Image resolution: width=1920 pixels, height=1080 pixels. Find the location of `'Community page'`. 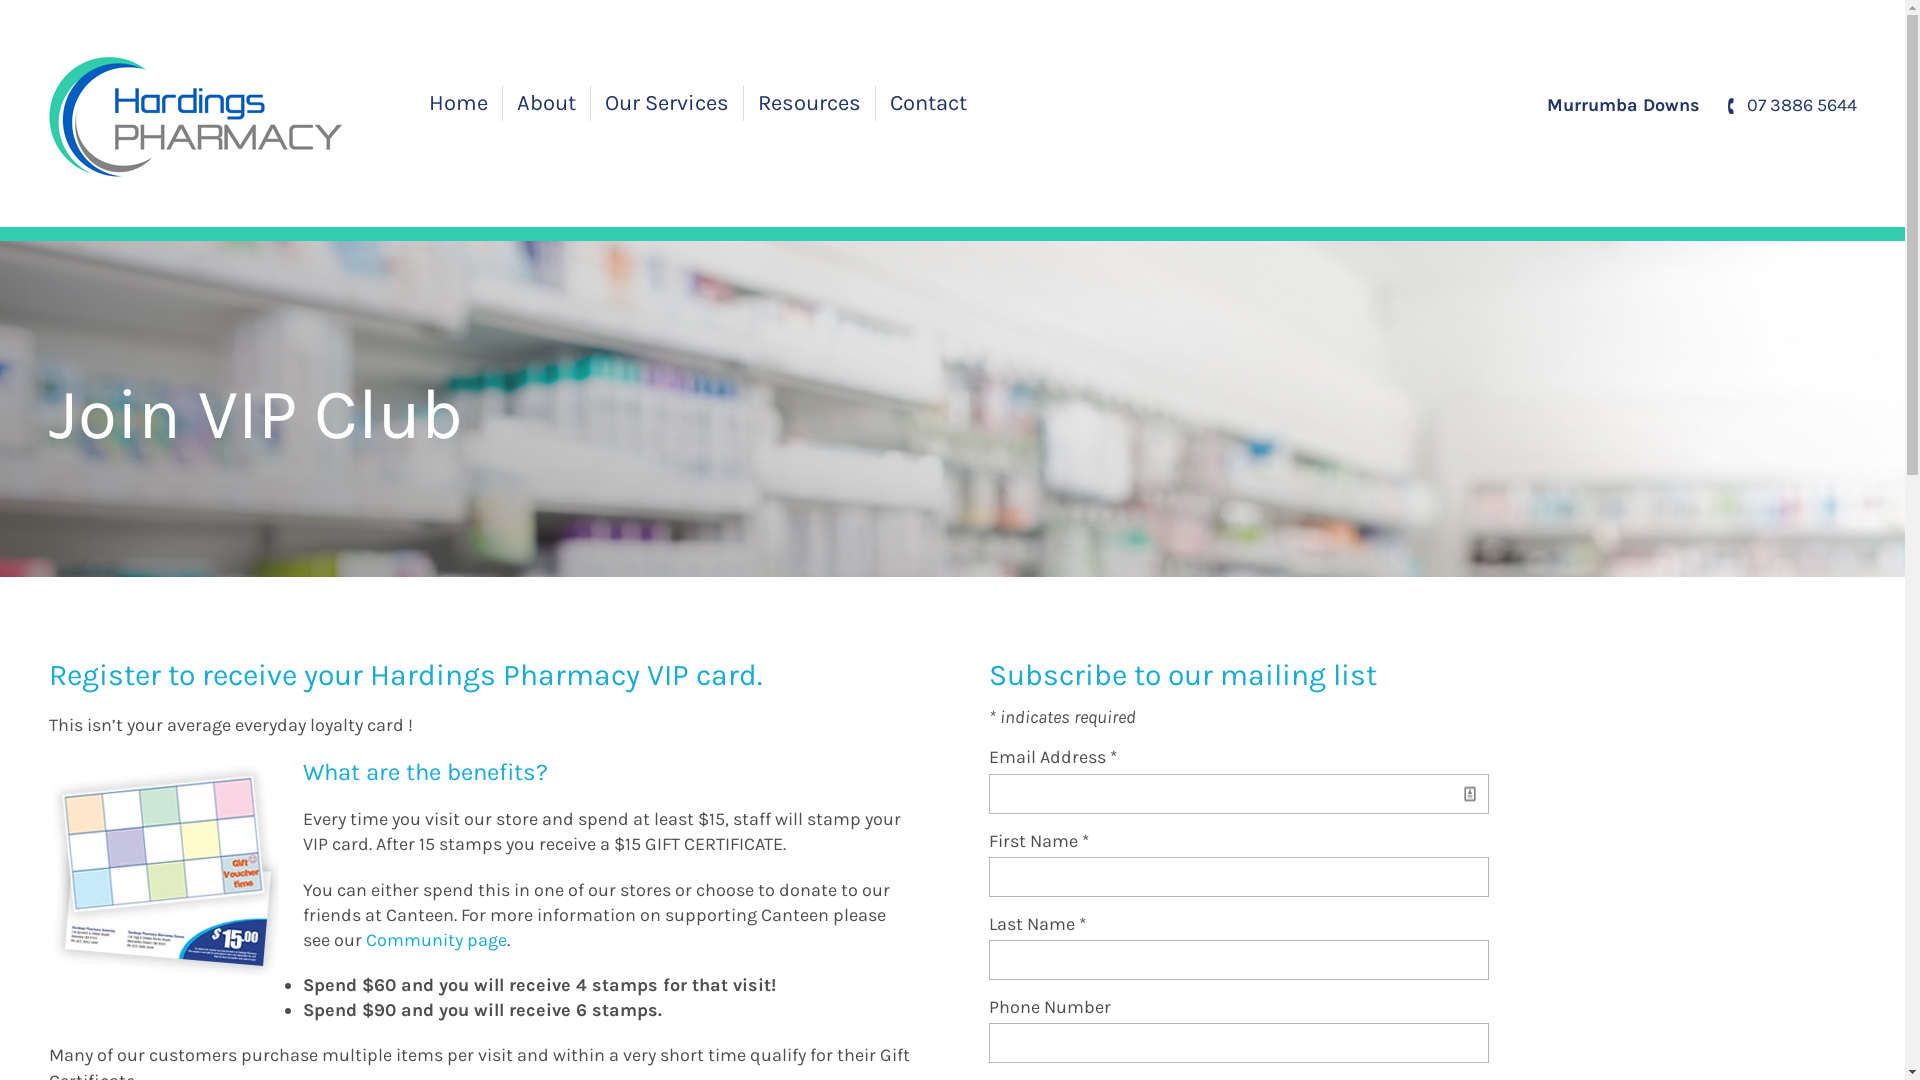

'Community page' is located at coordinates (435, 940).